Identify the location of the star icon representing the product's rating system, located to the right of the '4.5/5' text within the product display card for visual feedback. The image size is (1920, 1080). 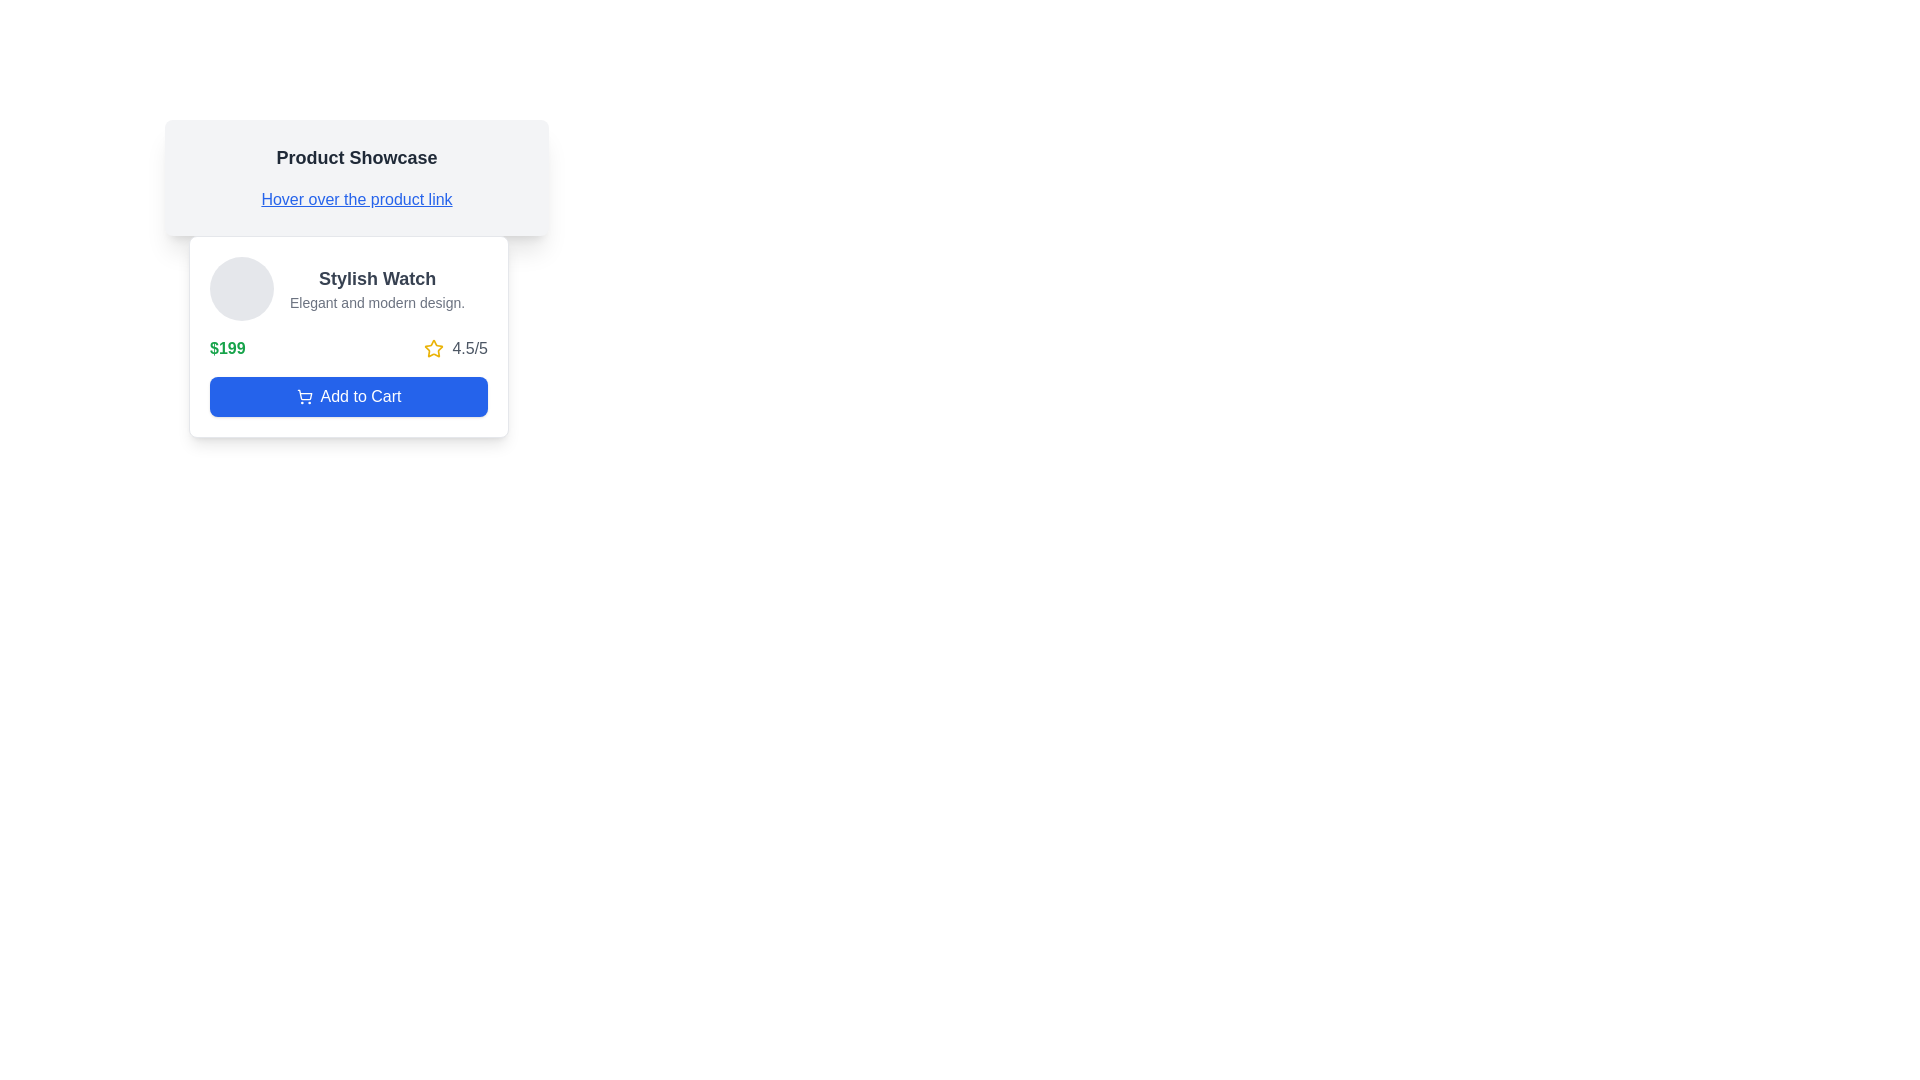
(433, 347).